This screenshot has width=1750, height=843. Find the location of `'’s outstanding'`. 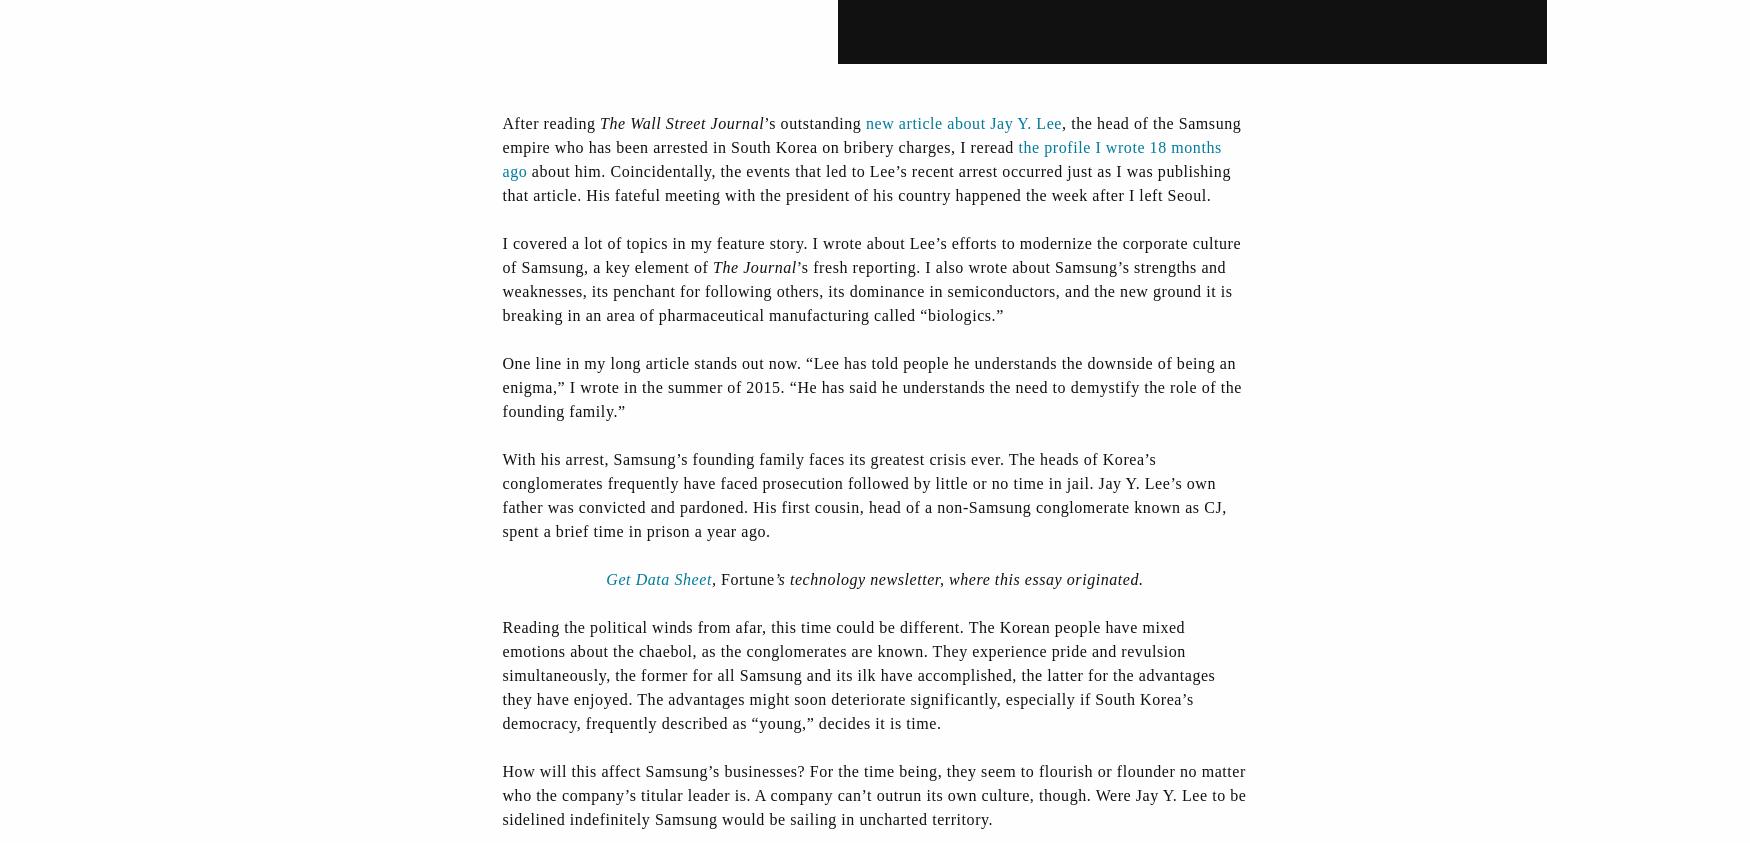

'’s outstanding' is located at coordinates (814, 122).